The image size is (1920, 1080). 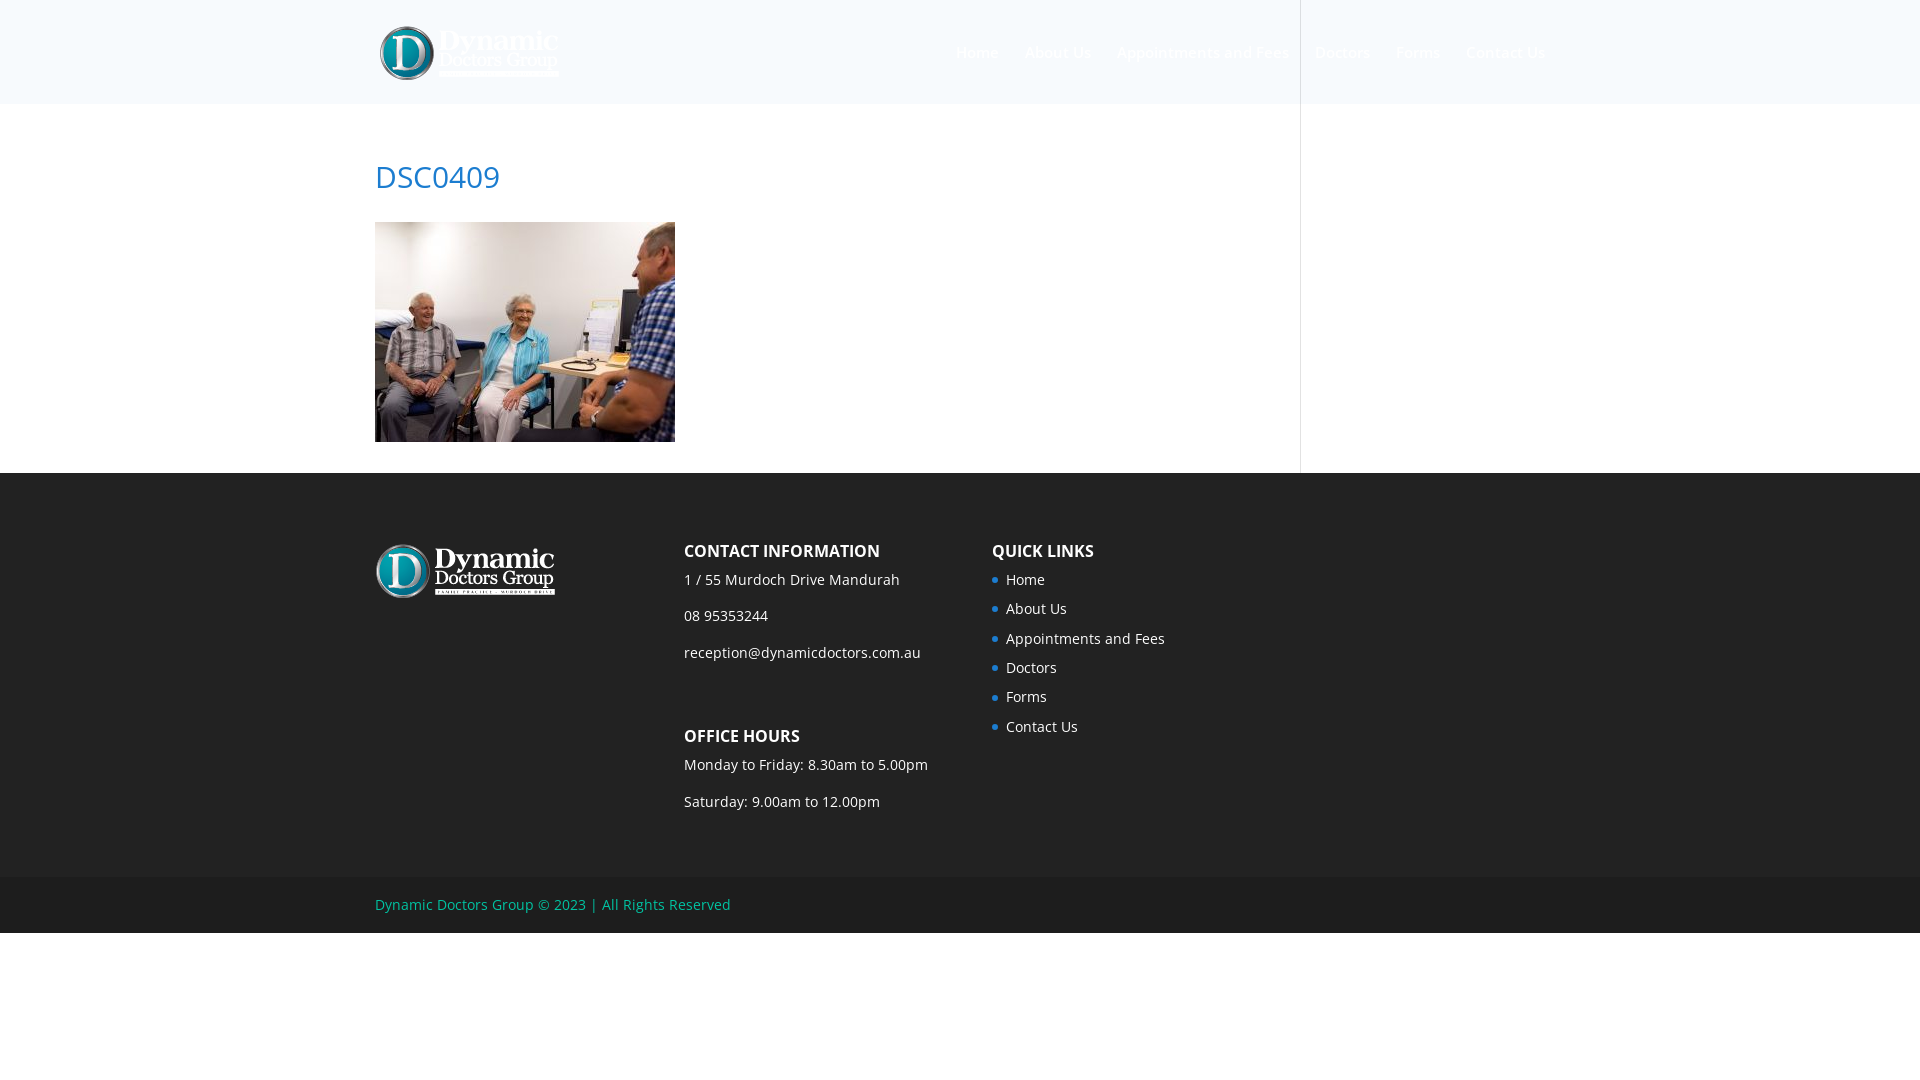 I want to click on 'Doctors', so click(x=1031, y=667).